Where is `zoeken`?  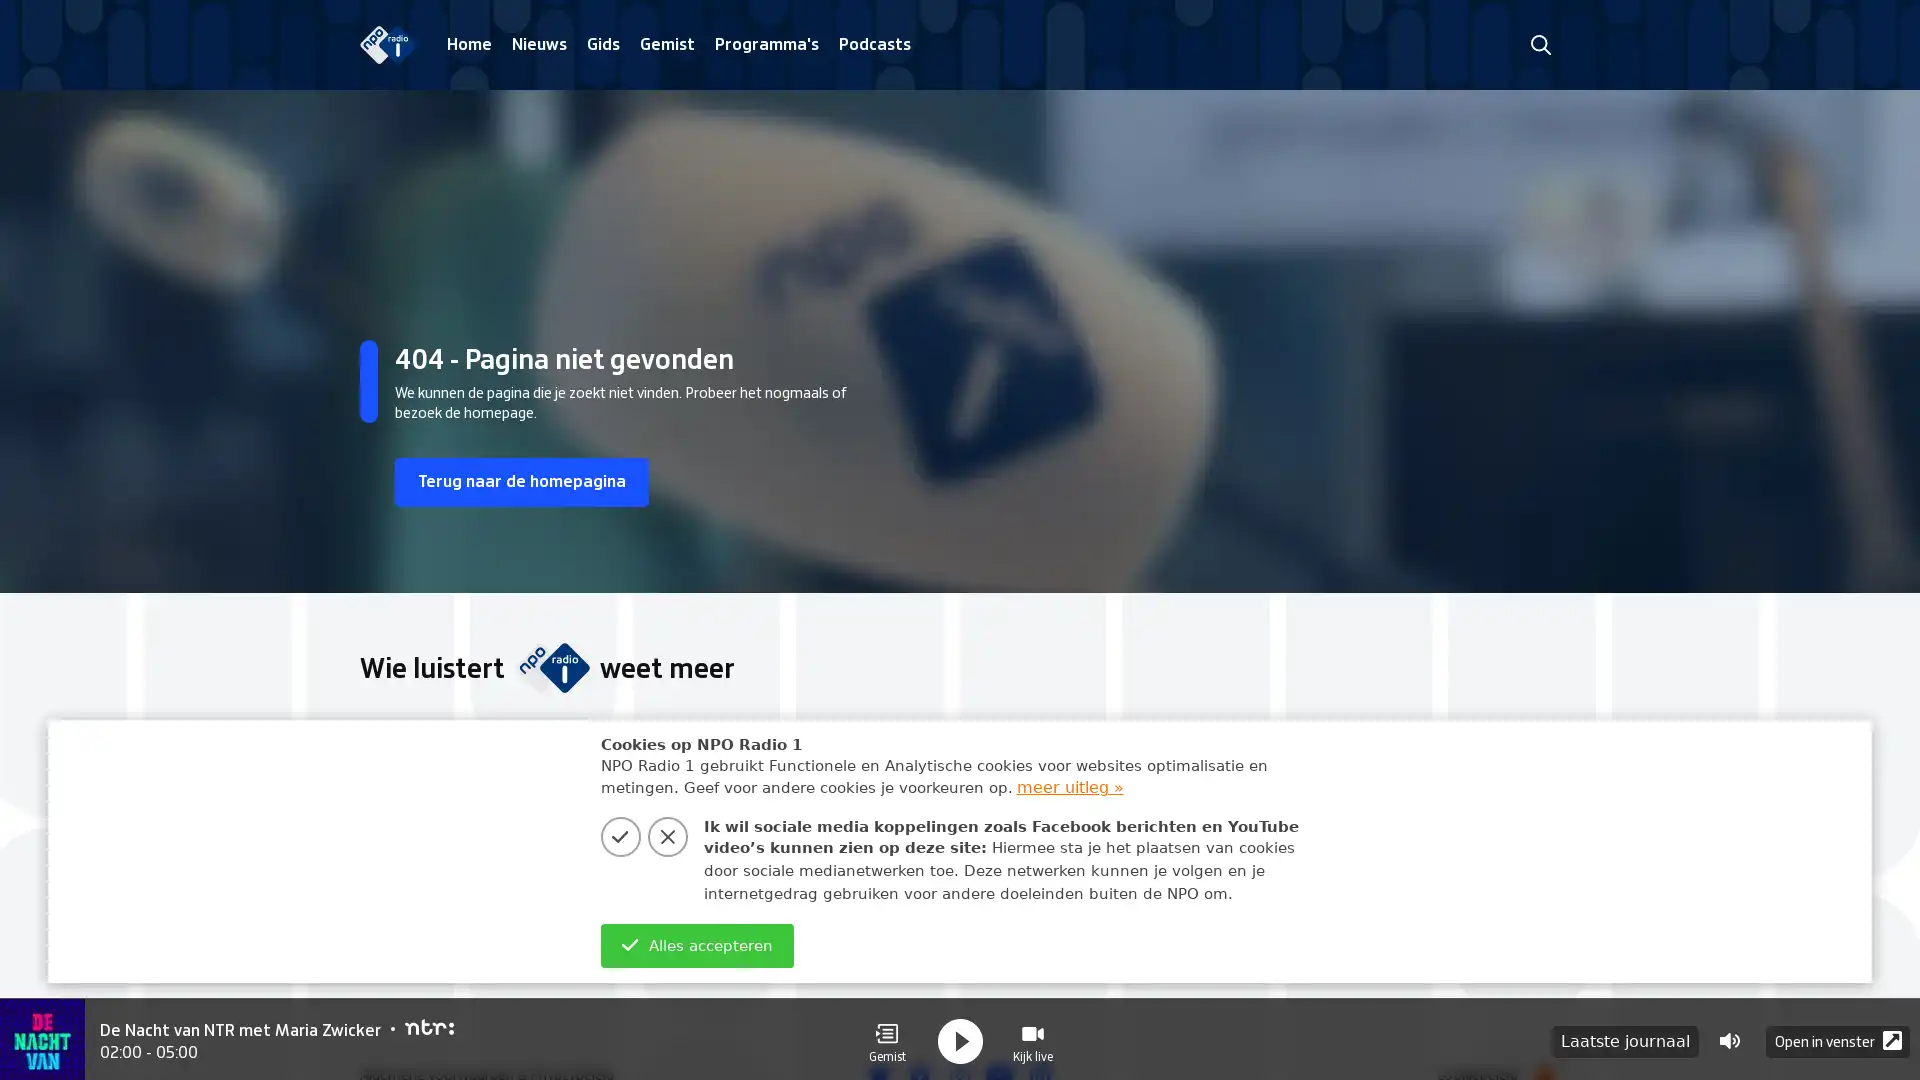
zoeken is located at coordinates (1539, 44).